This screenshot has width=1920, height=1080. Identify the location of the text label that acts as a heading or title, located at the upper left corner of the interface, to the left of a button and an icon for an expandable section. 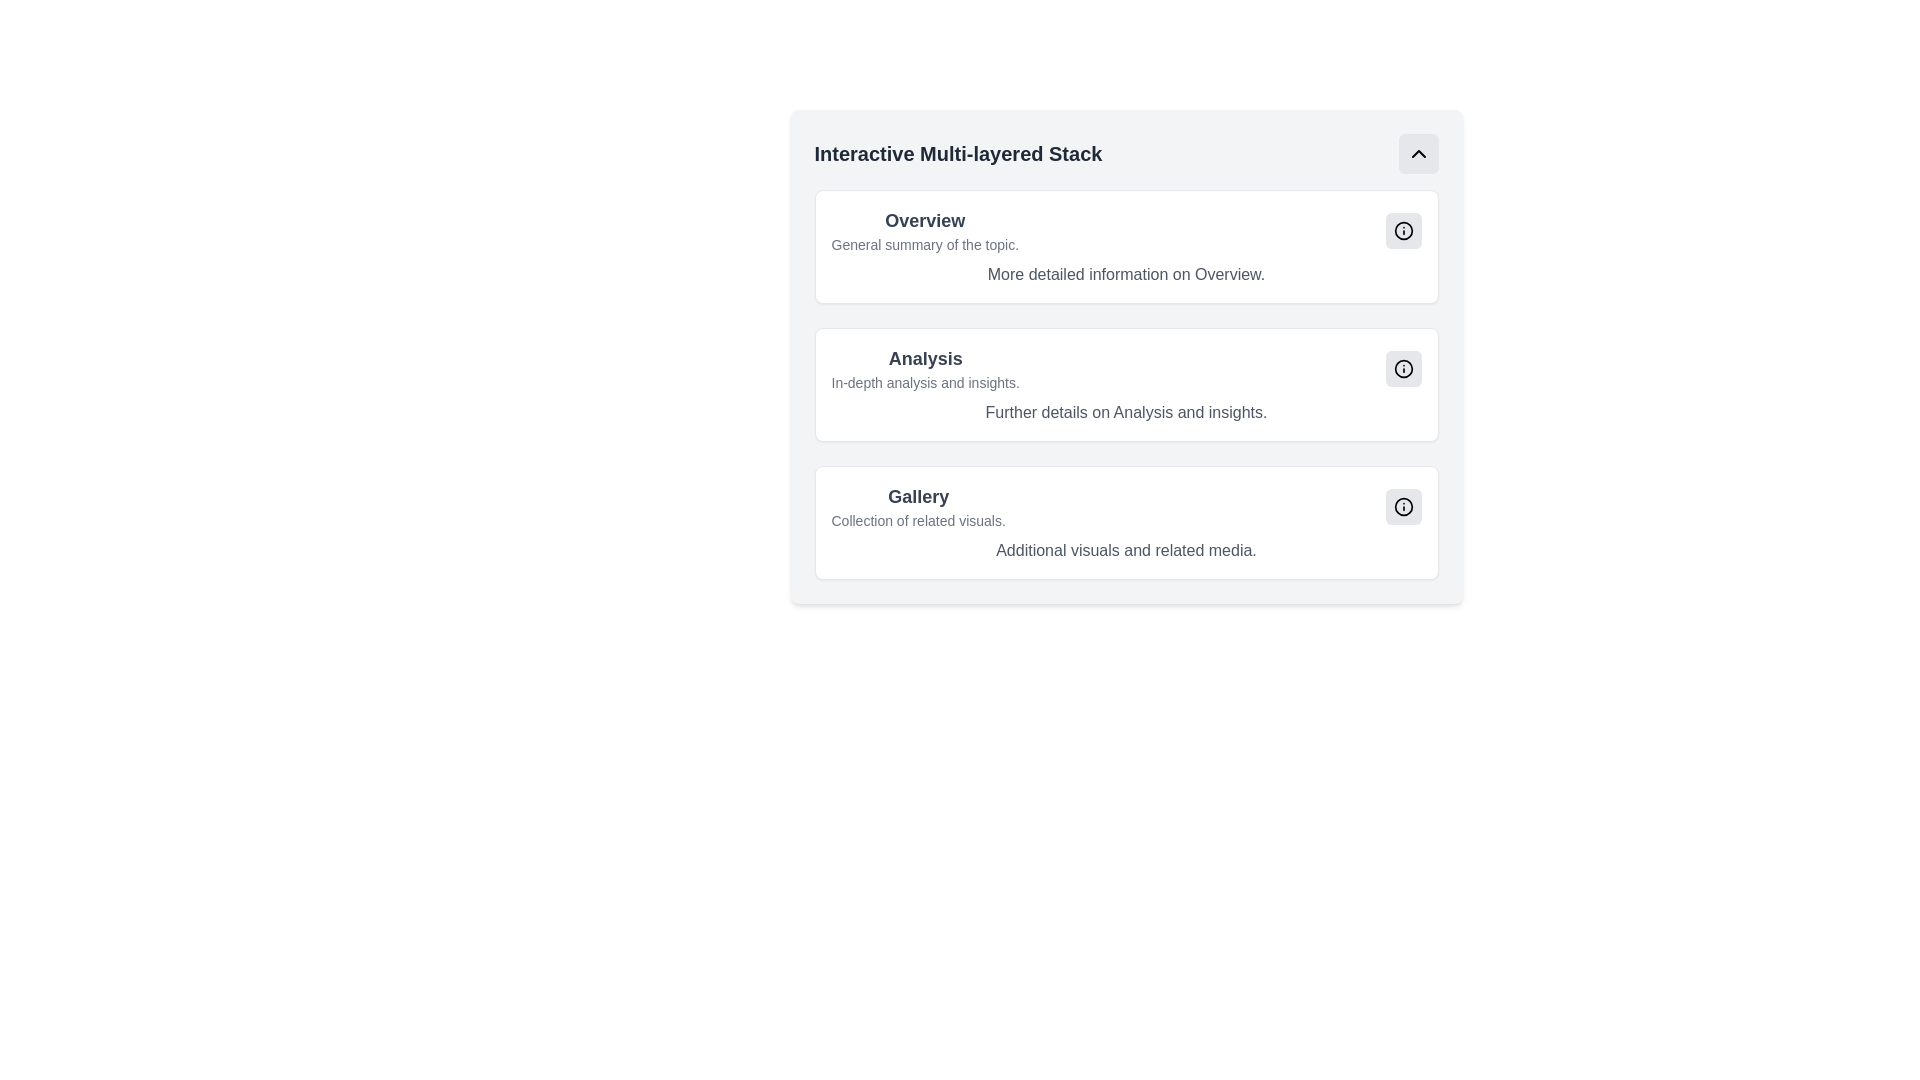
(957, 153).